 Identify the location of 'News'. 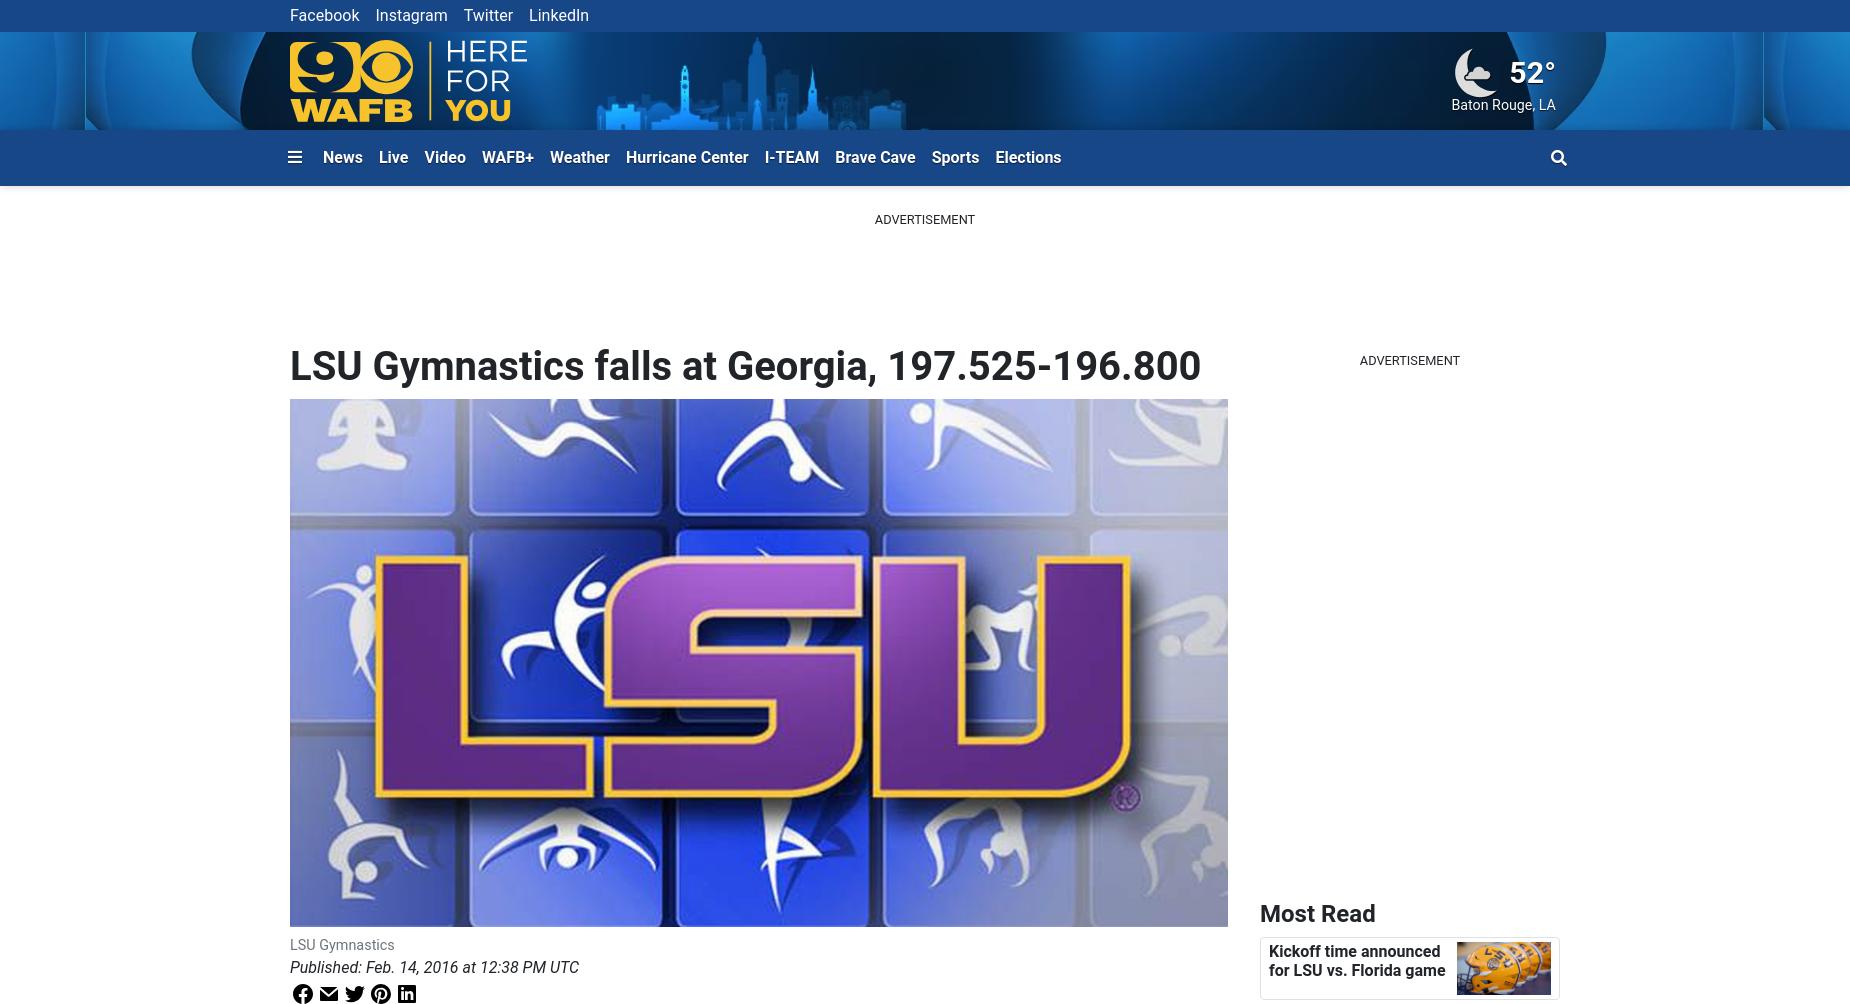
(322, 155).